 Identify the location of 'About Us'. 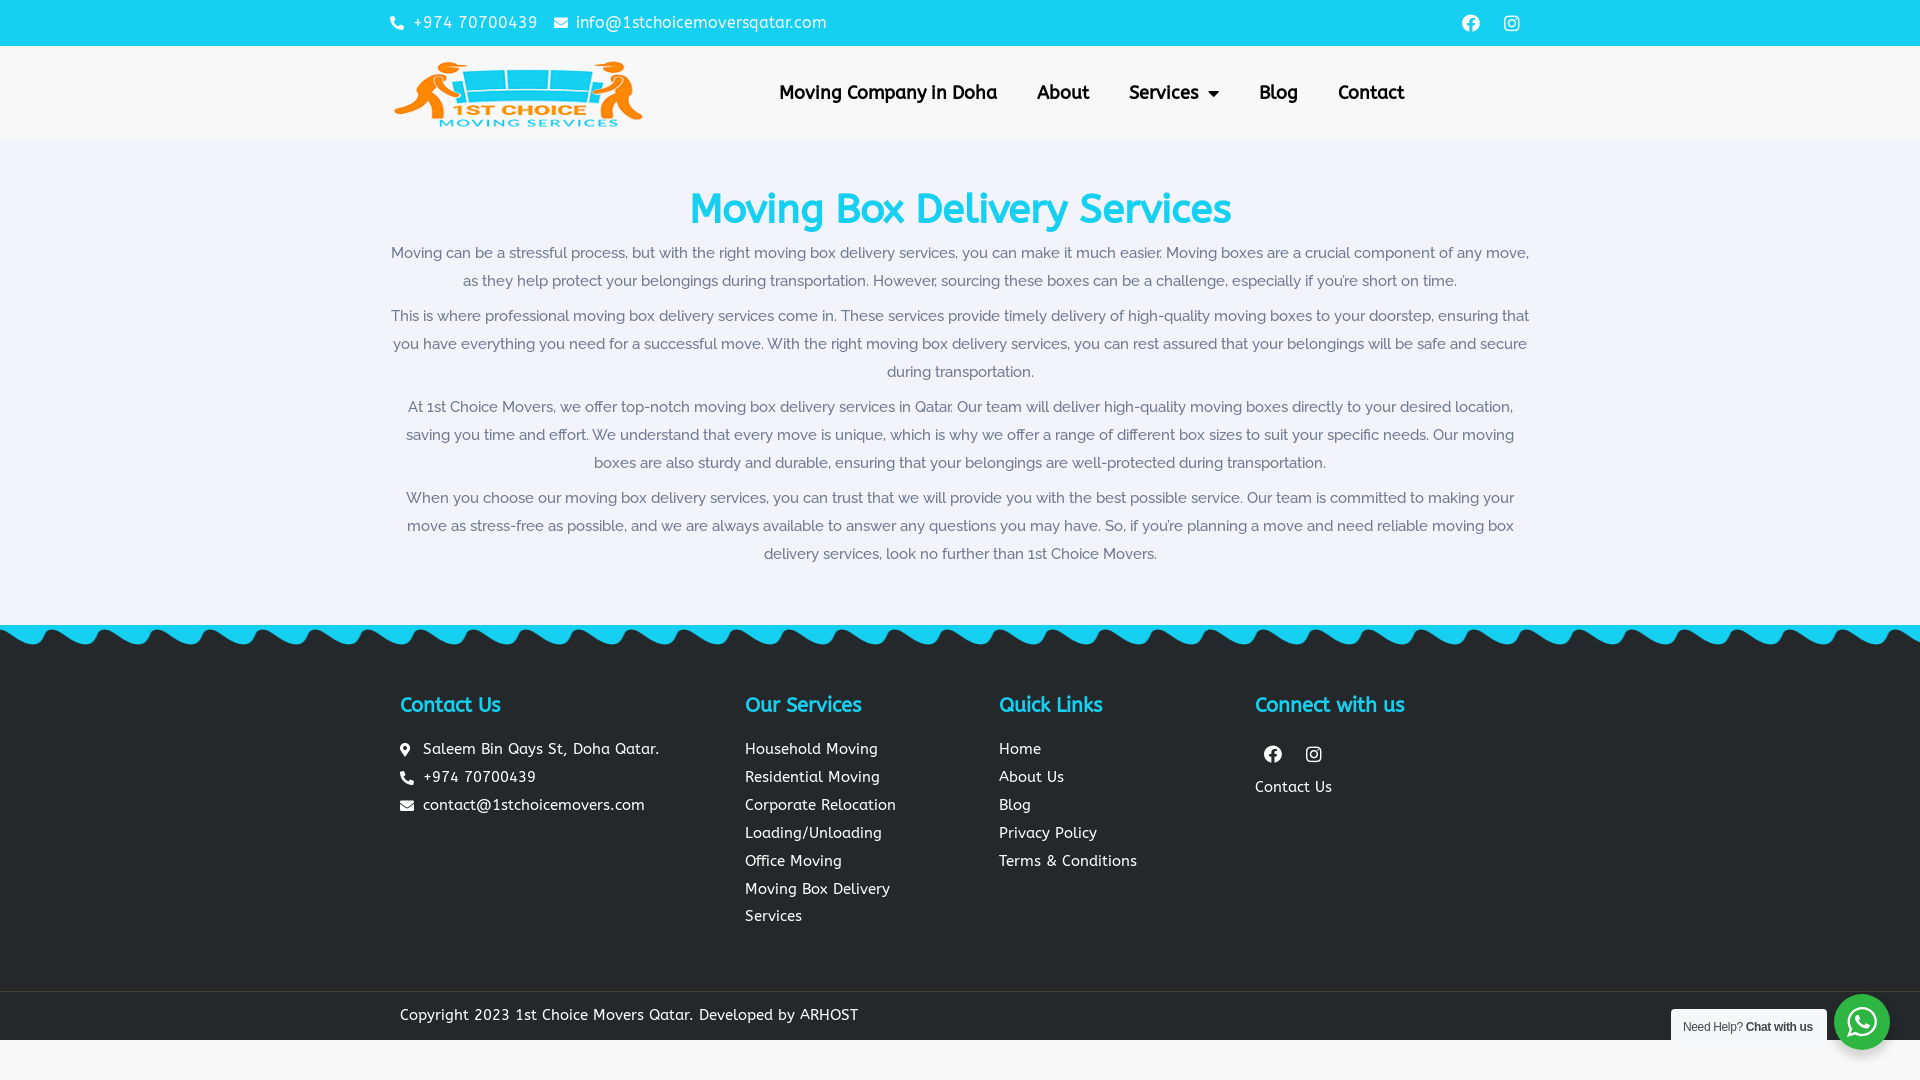
(1116, 777).